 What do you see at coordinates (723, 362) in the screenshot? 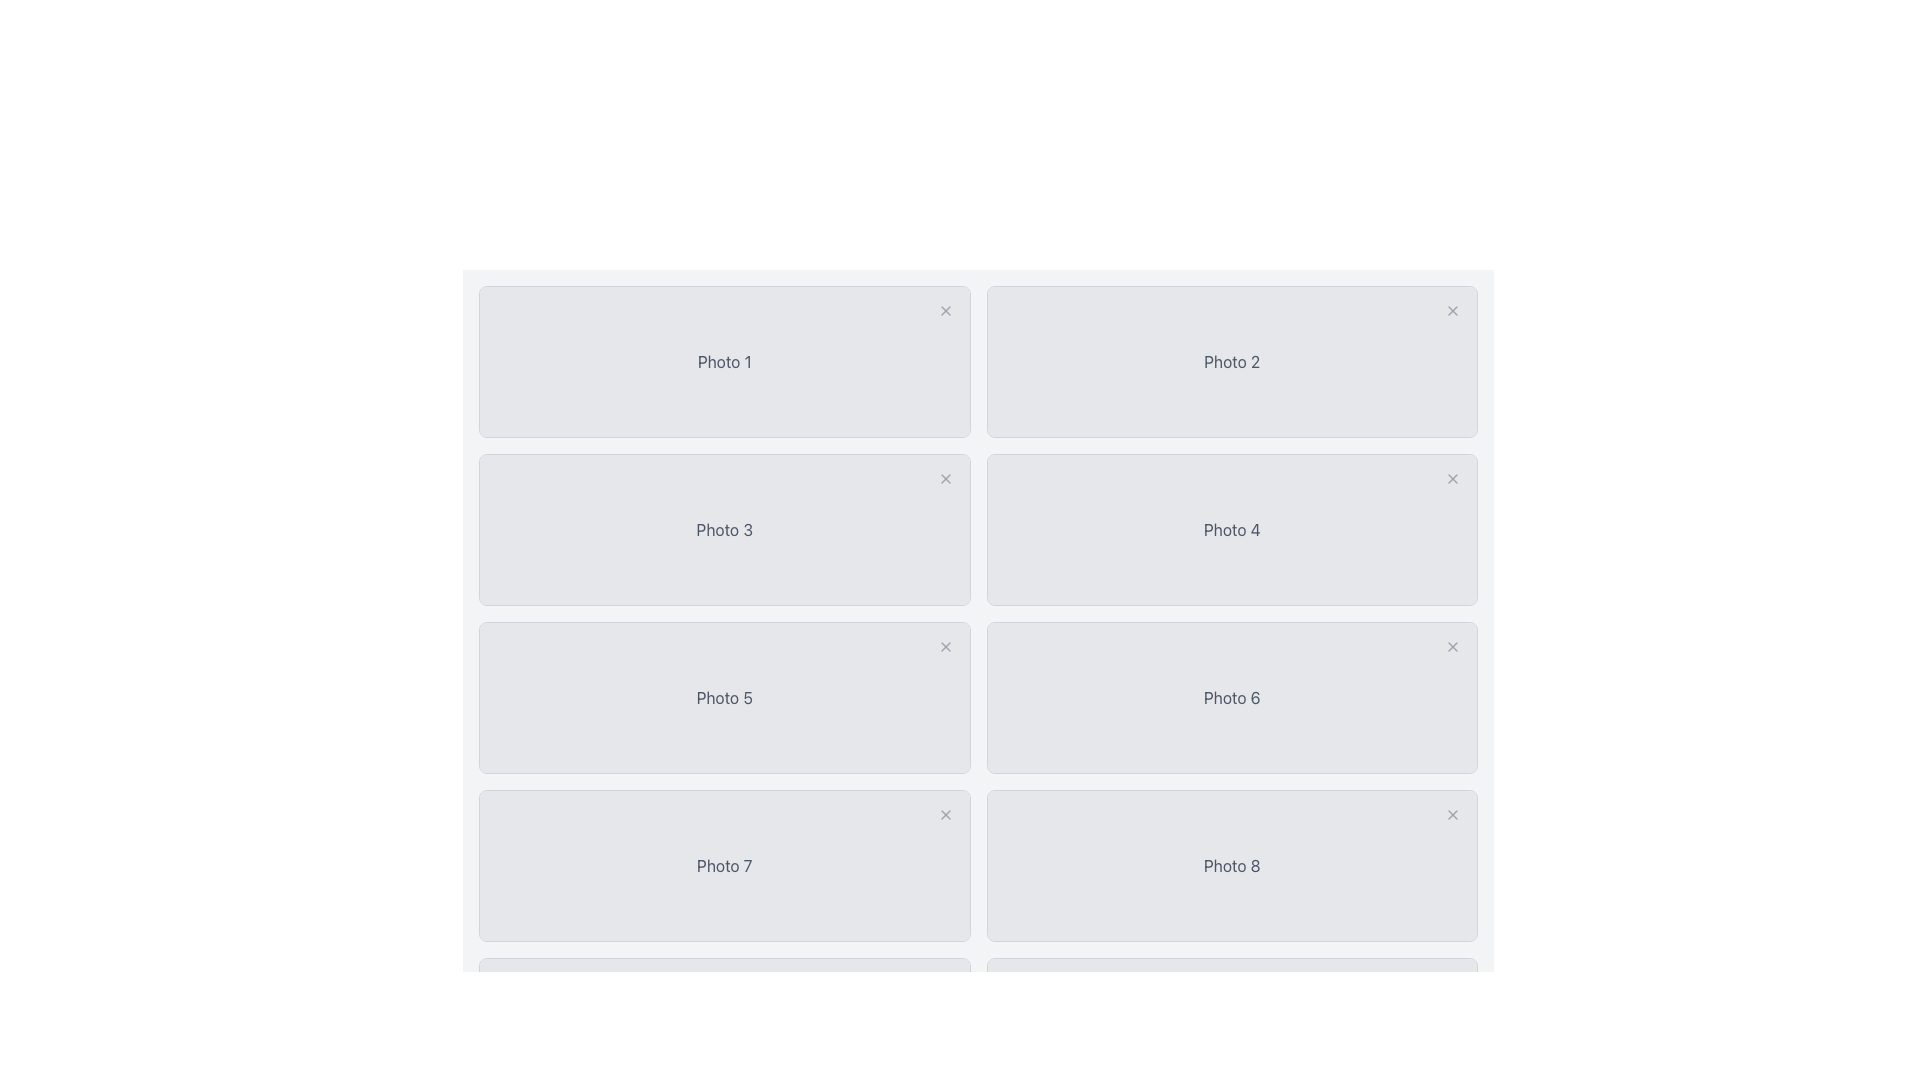
I see `the visual display box labeled 'Photo 1' located at the top-left corner of the grid layout` at bounding box center [723, 362].